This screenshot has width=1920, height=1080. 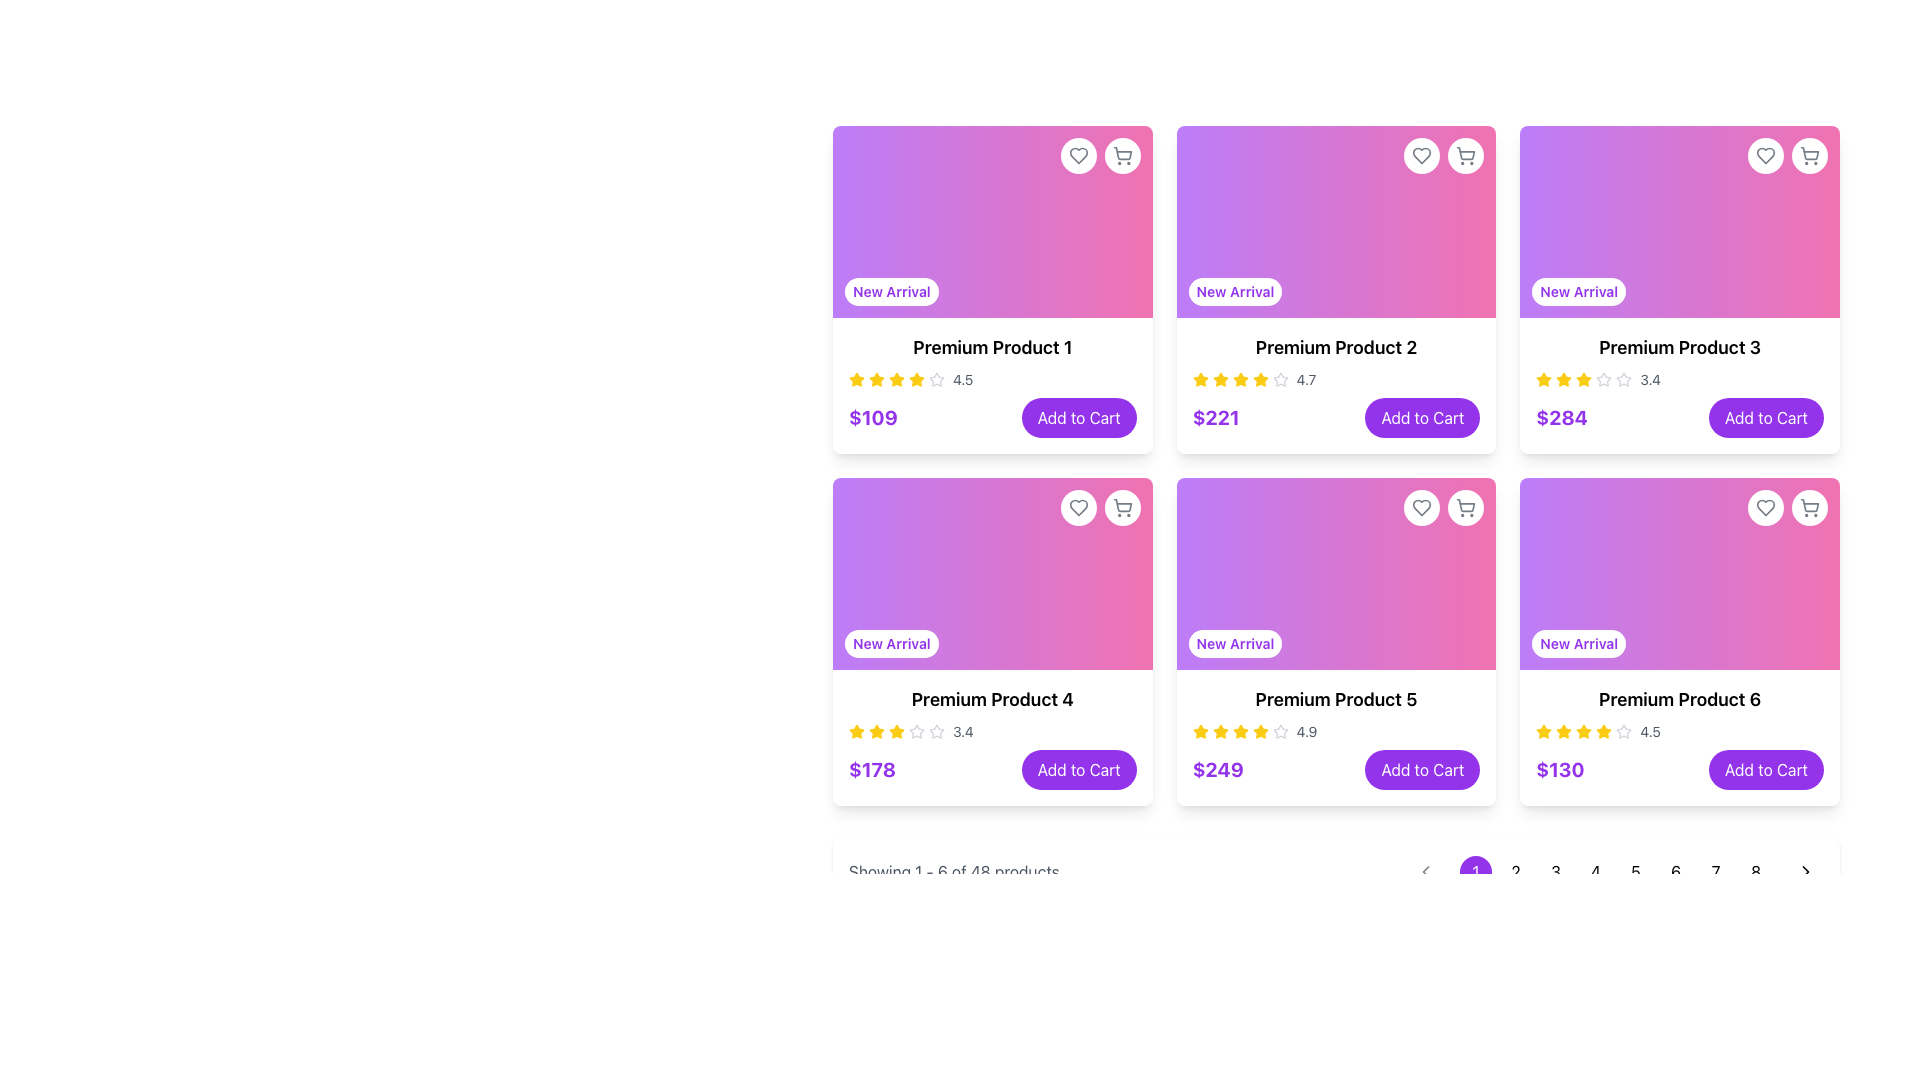 What do you see at coordinates (1616, 870) in the screenshot?
I see `the circular button with the number '4' inside it to trigger its hover effects` at bounding box center [1616, 870].